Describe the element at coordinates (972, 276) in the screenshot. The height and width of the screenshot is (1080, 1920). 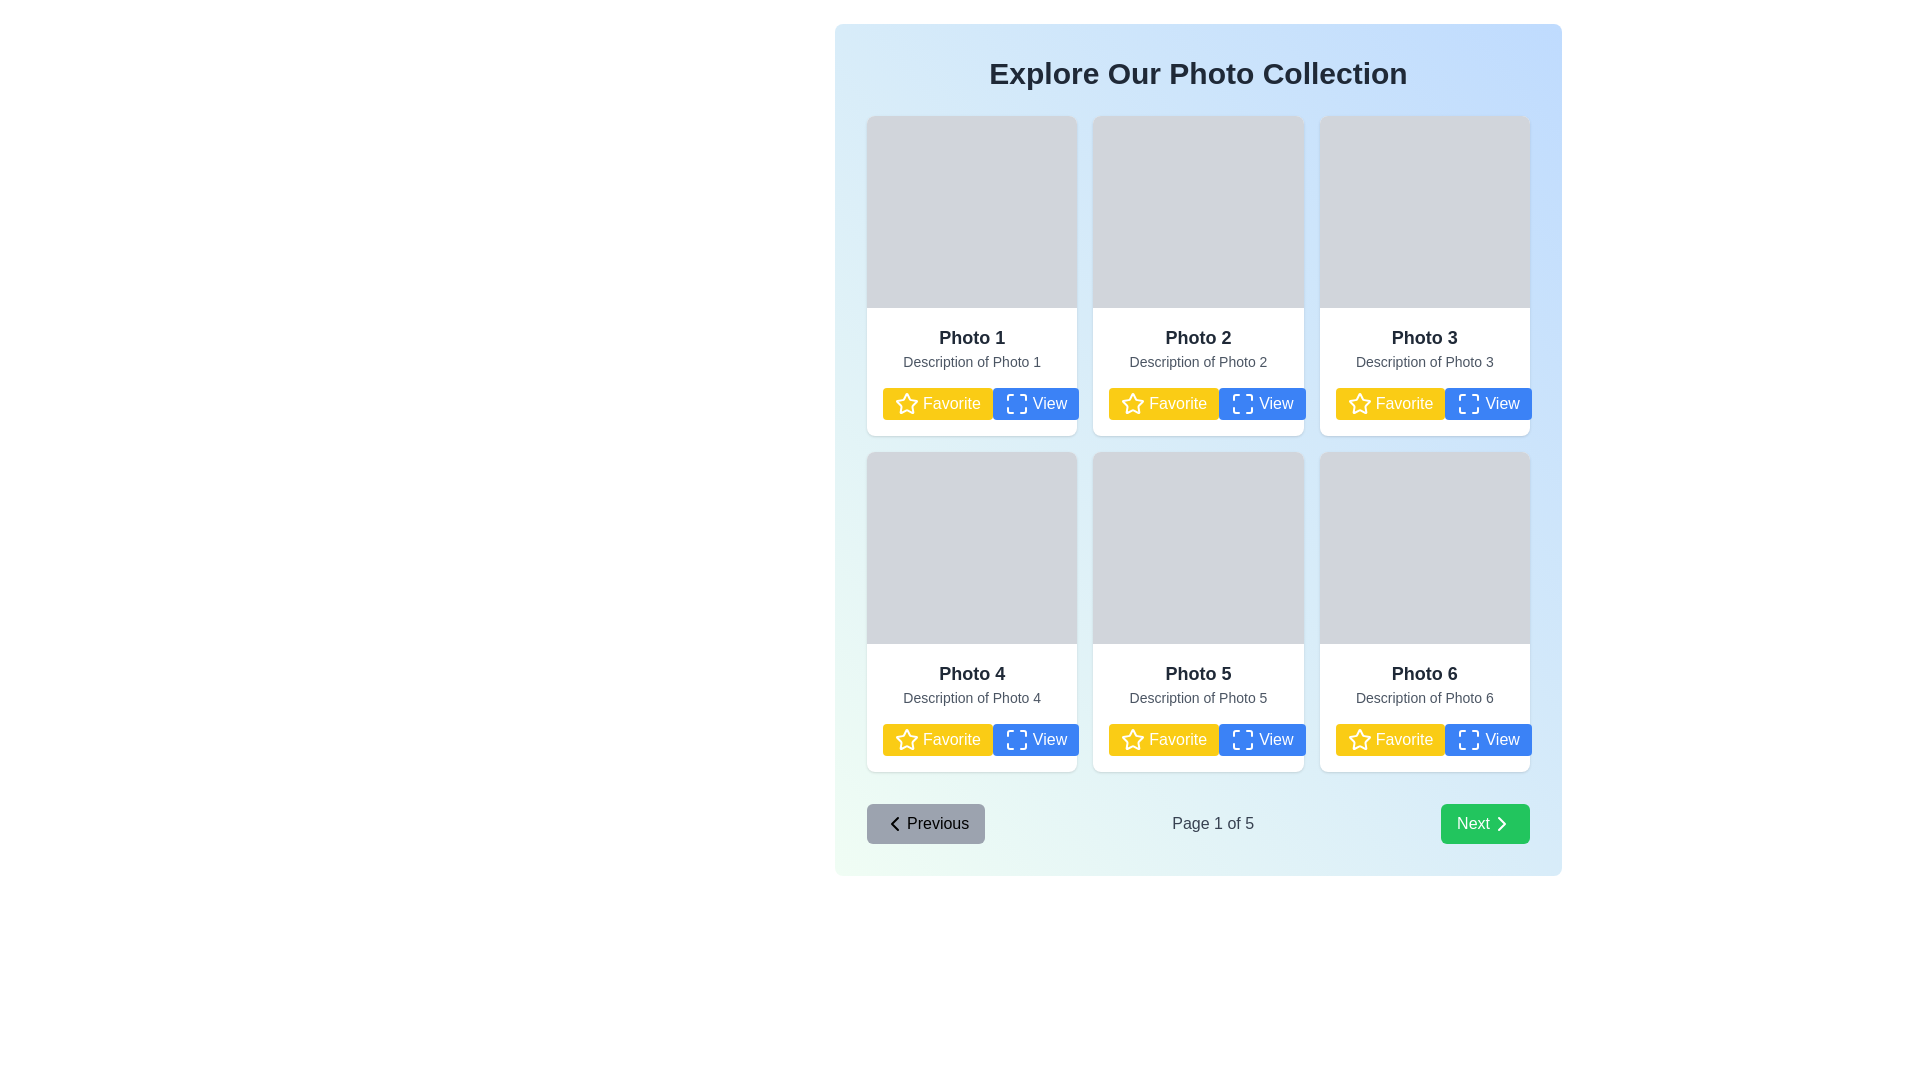
I see `the first card in the grid layout which contains a photograph, title, description, and action buttons` at that location.